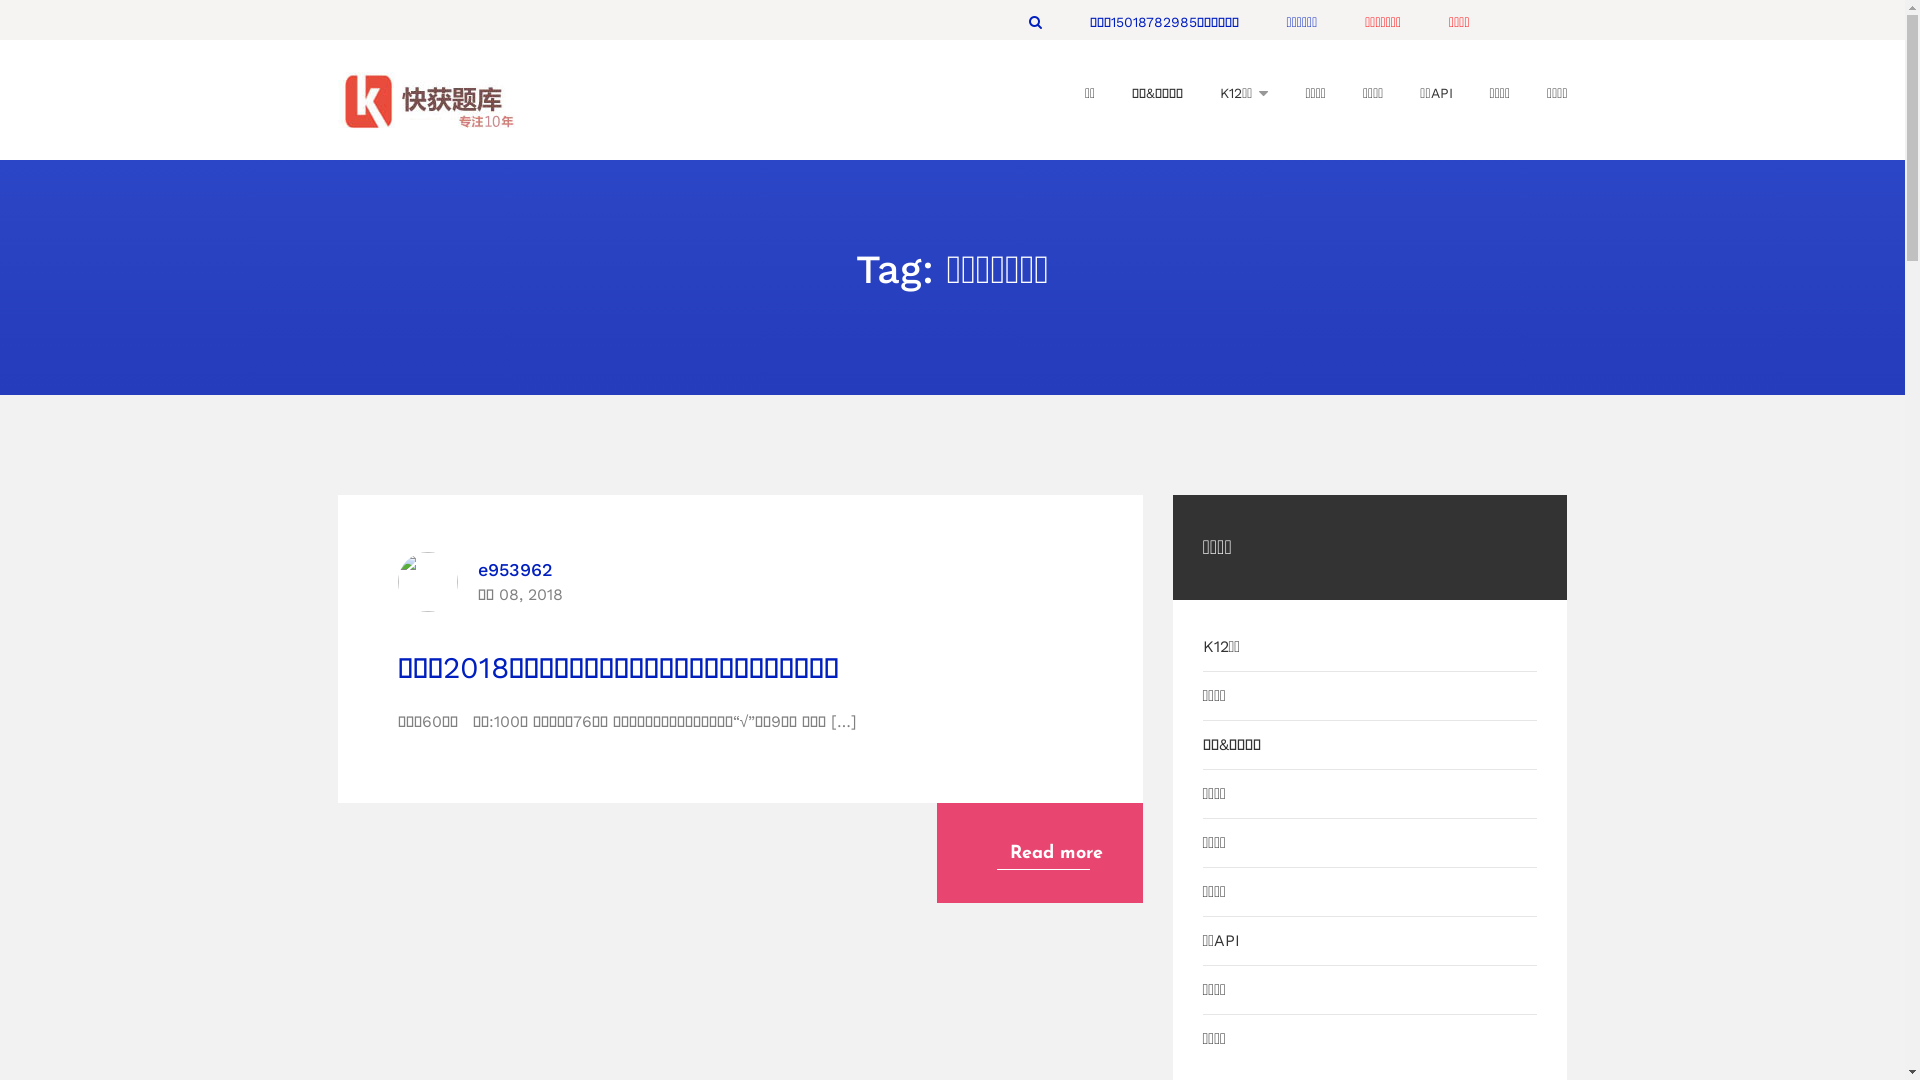  Describe the element at coordinates (1035, 22) in the screenshot. I see `'Search'` at that location.